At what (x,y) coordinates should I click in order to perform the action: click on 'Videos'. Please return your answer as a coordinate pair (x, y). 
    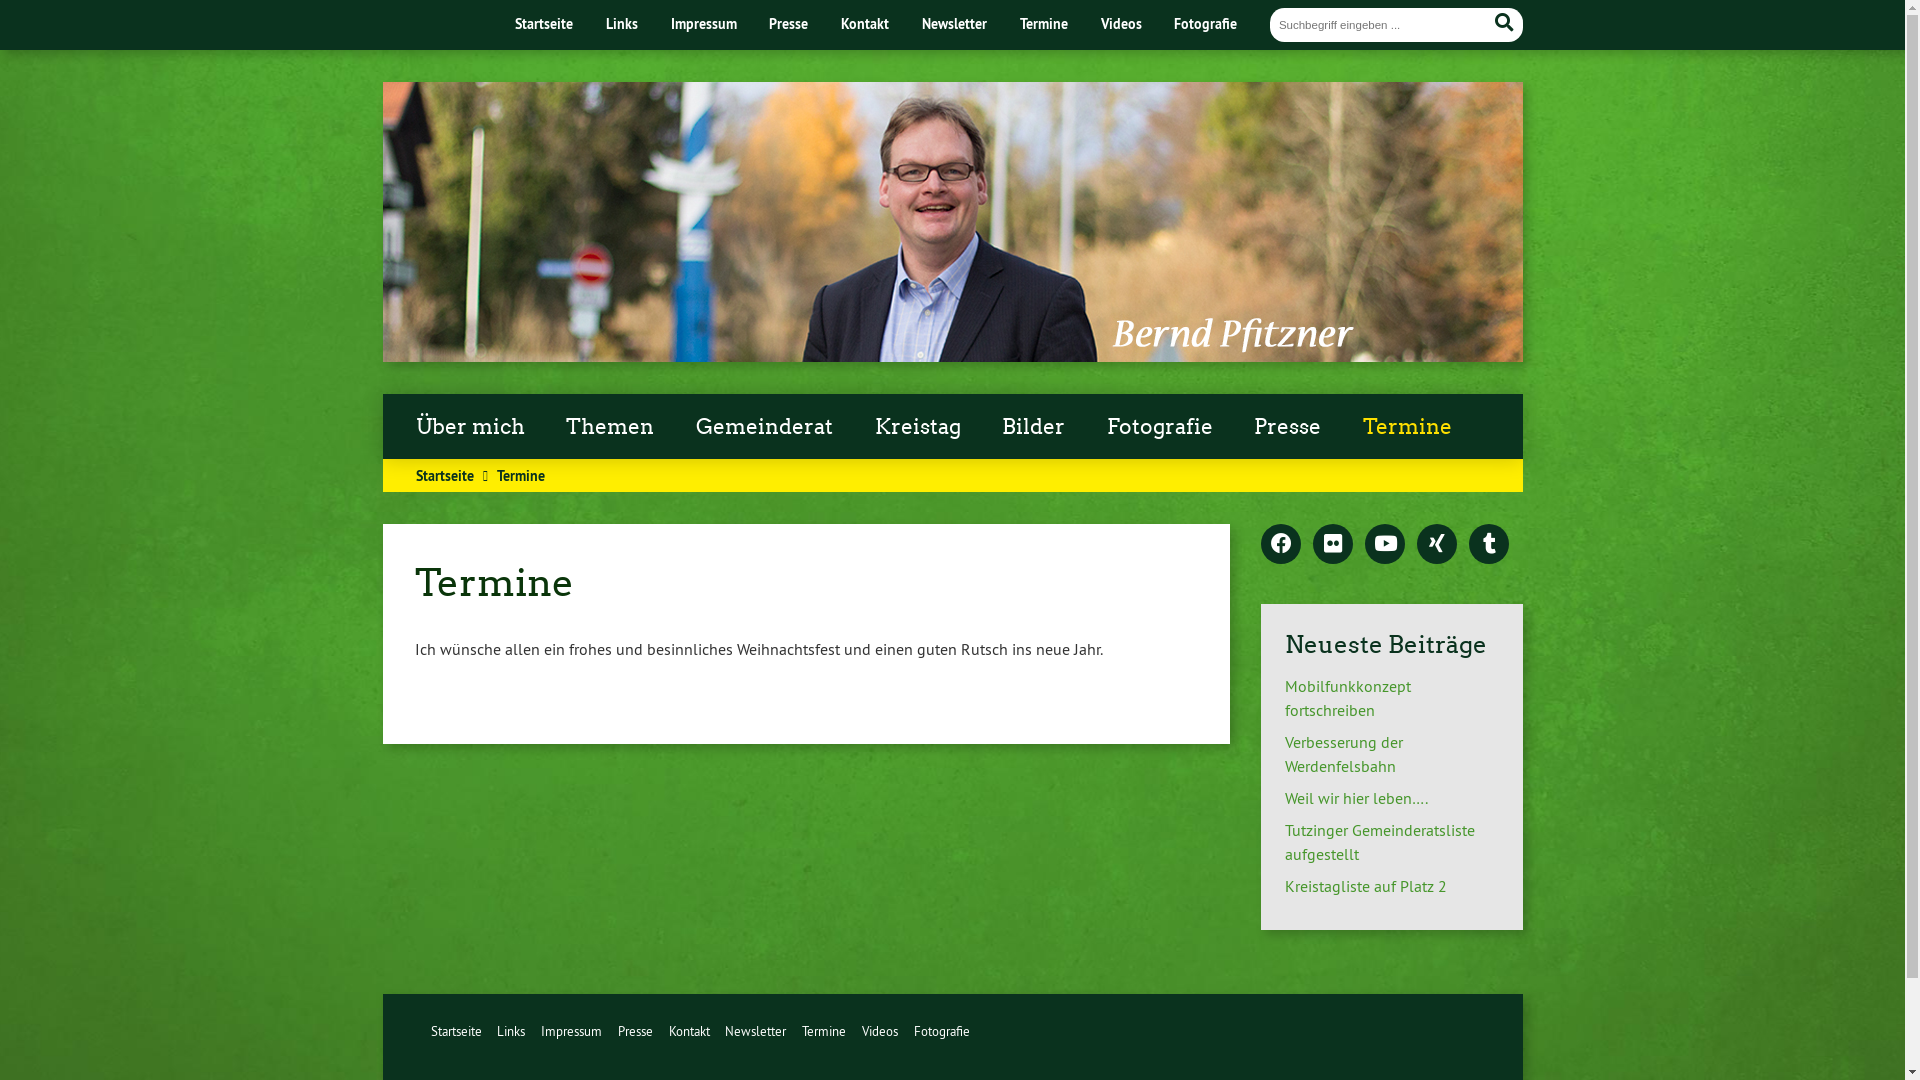
    Looking at the image, I should click on (862, 1030).